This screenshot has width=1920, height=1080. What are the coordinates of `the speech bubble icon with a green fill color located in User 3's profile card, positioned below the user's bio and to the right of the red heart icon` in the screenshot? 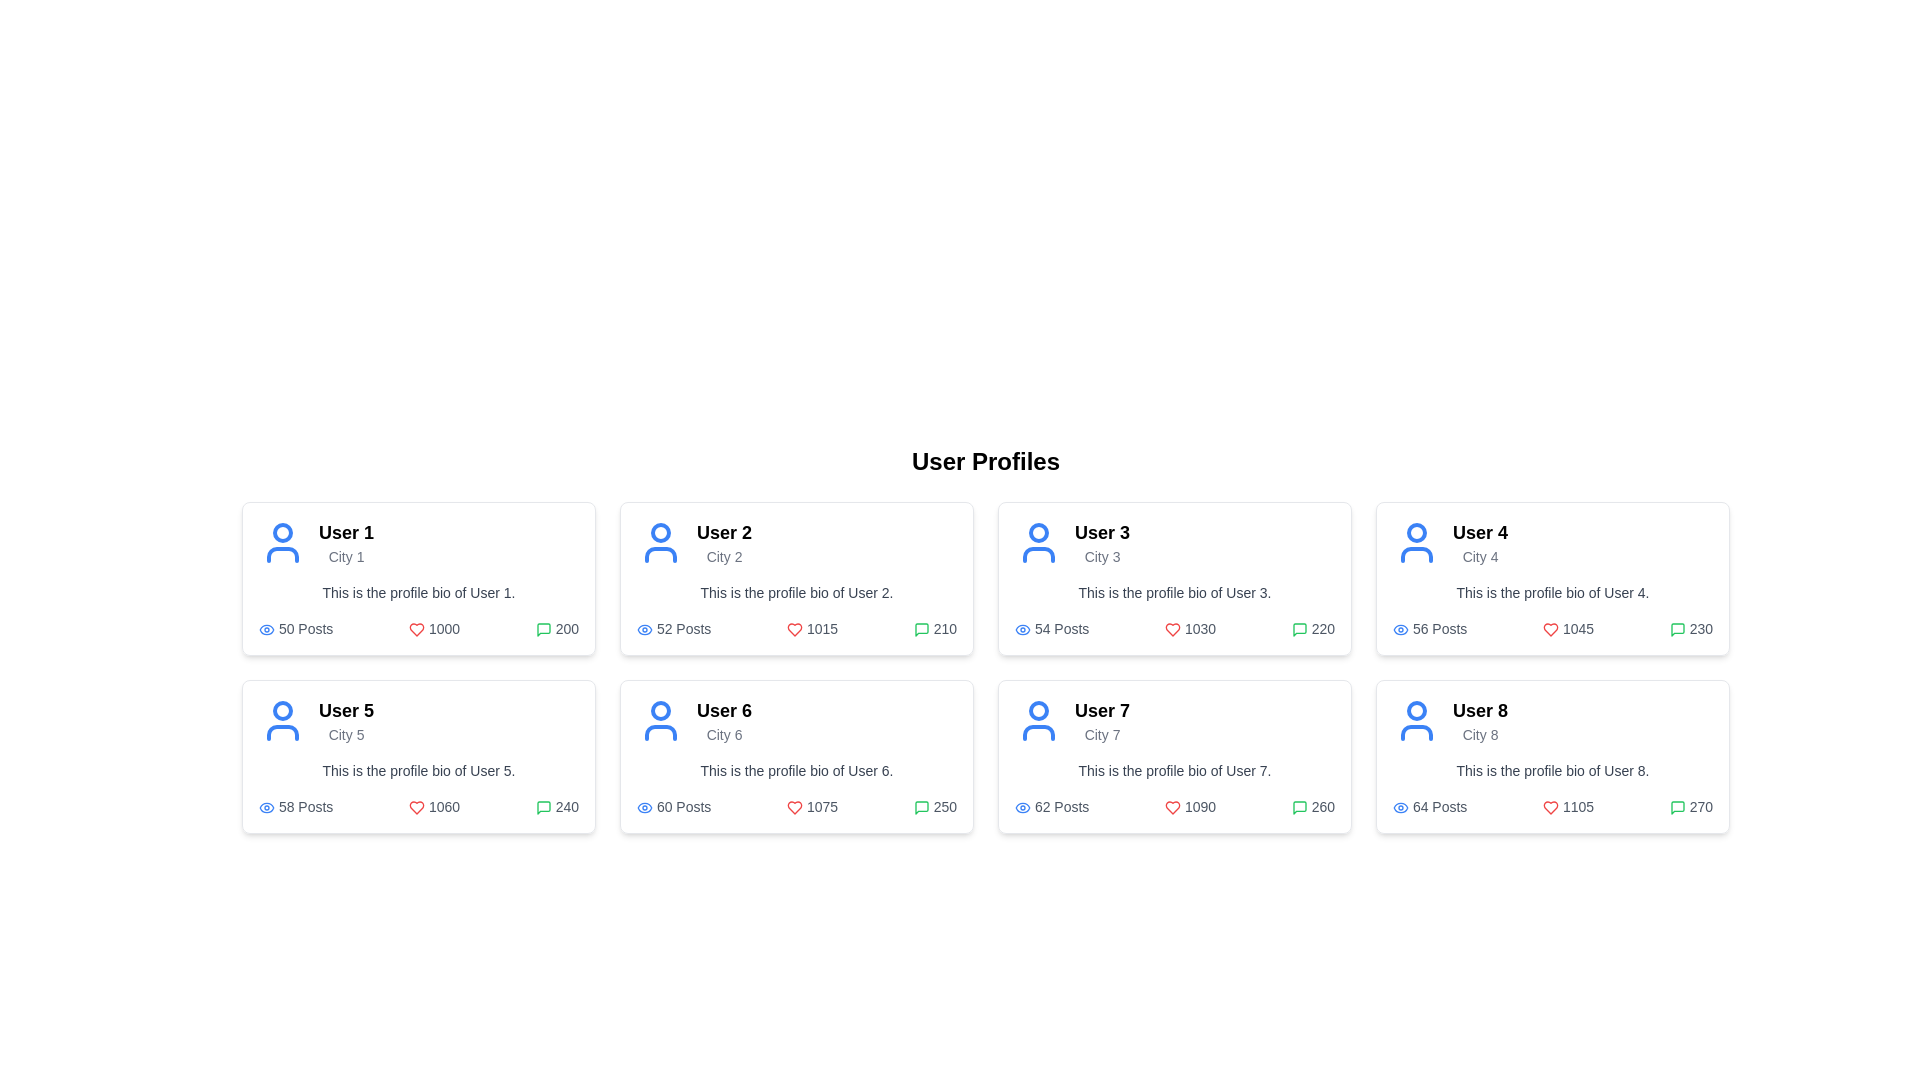 It's located at (1299, 630).